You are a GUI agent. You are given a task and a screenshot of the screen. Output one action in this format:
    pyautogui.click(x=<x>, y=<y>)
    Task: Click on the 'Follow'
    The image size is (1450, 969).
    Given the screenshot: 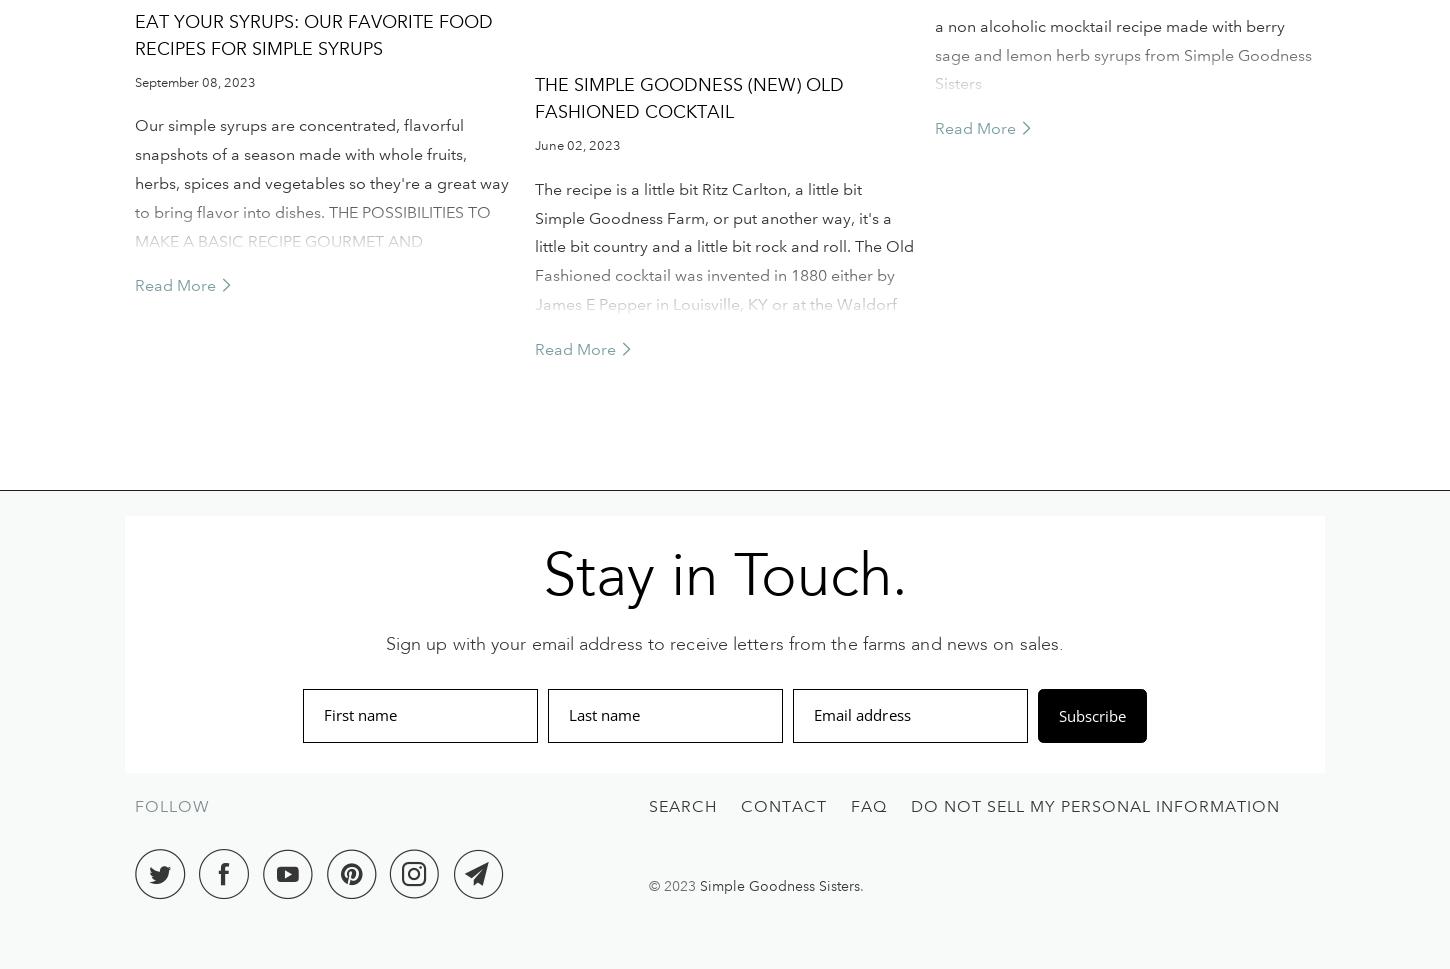 What is the action you would take?
    pyautogui.click(x=171, y=806)
    